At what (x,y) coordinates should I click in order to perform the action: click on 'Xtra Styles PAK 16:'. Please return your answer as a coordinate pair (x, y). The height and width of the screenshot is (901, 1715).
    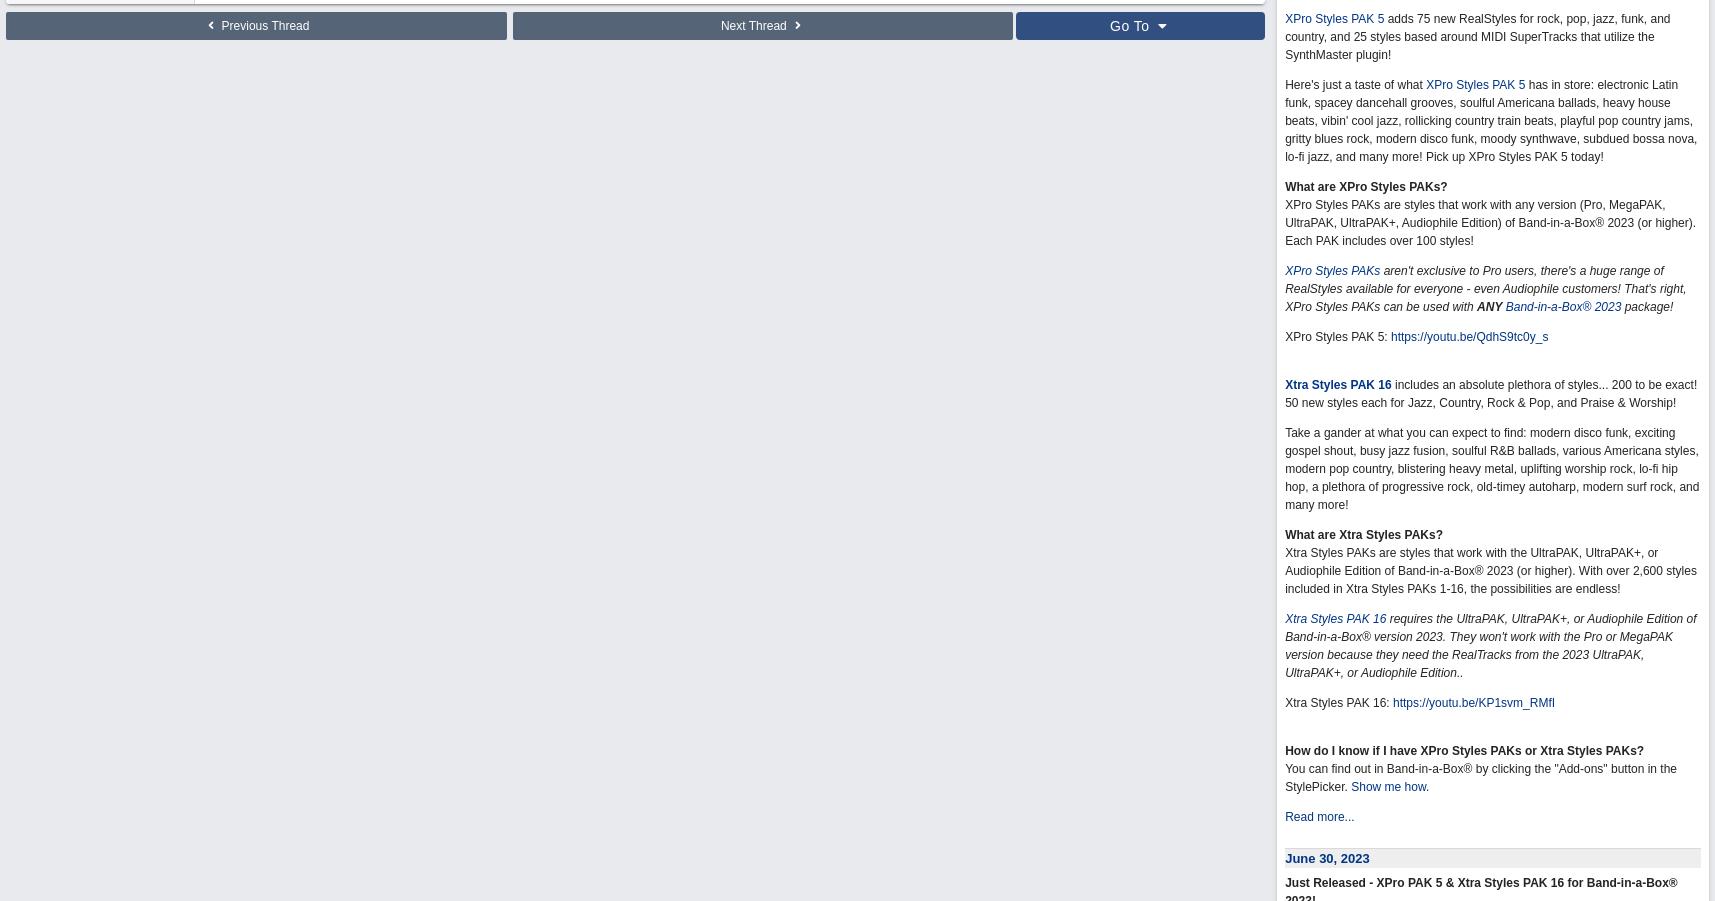
    Looking at the image, I should click on (1284, 701).